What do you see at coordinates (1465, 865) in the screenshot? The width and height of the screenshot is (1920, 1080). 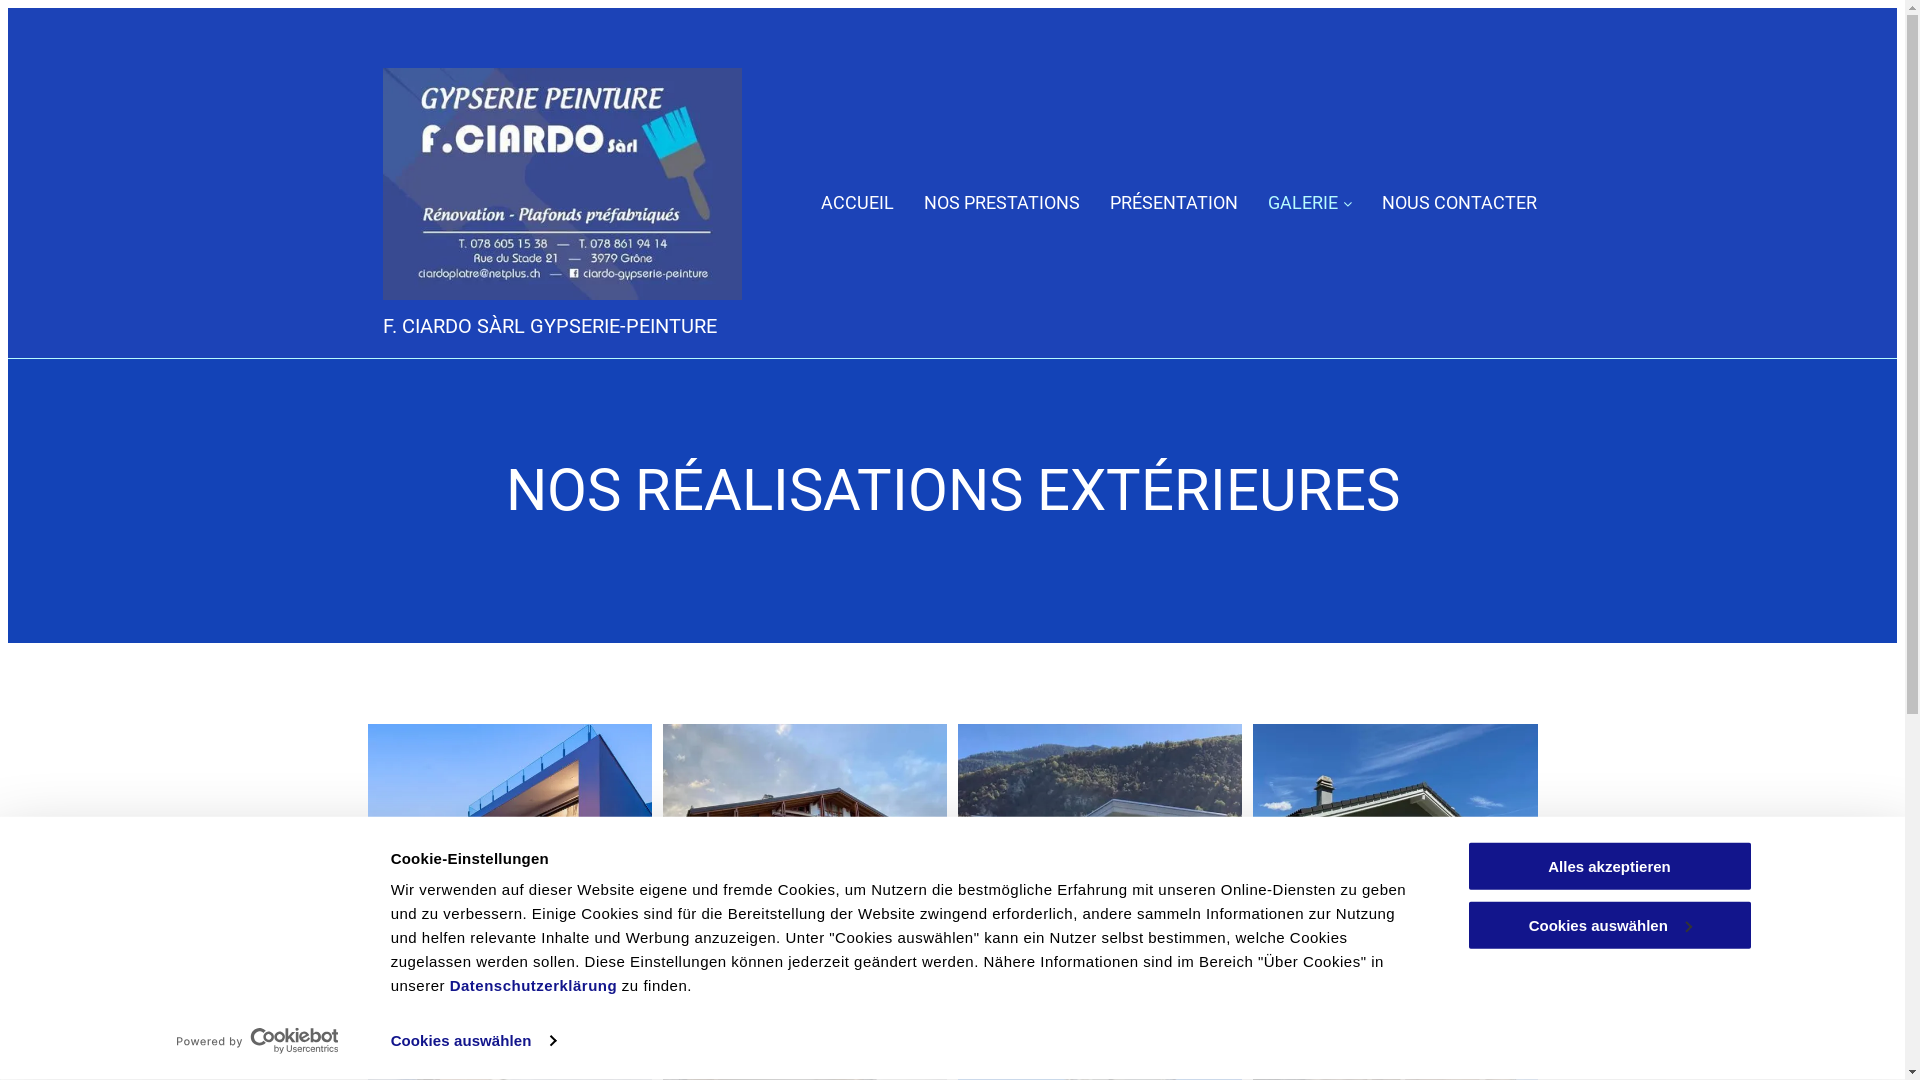 I see `'Alles akzeptieren'` at bounding box center [1465, 865].